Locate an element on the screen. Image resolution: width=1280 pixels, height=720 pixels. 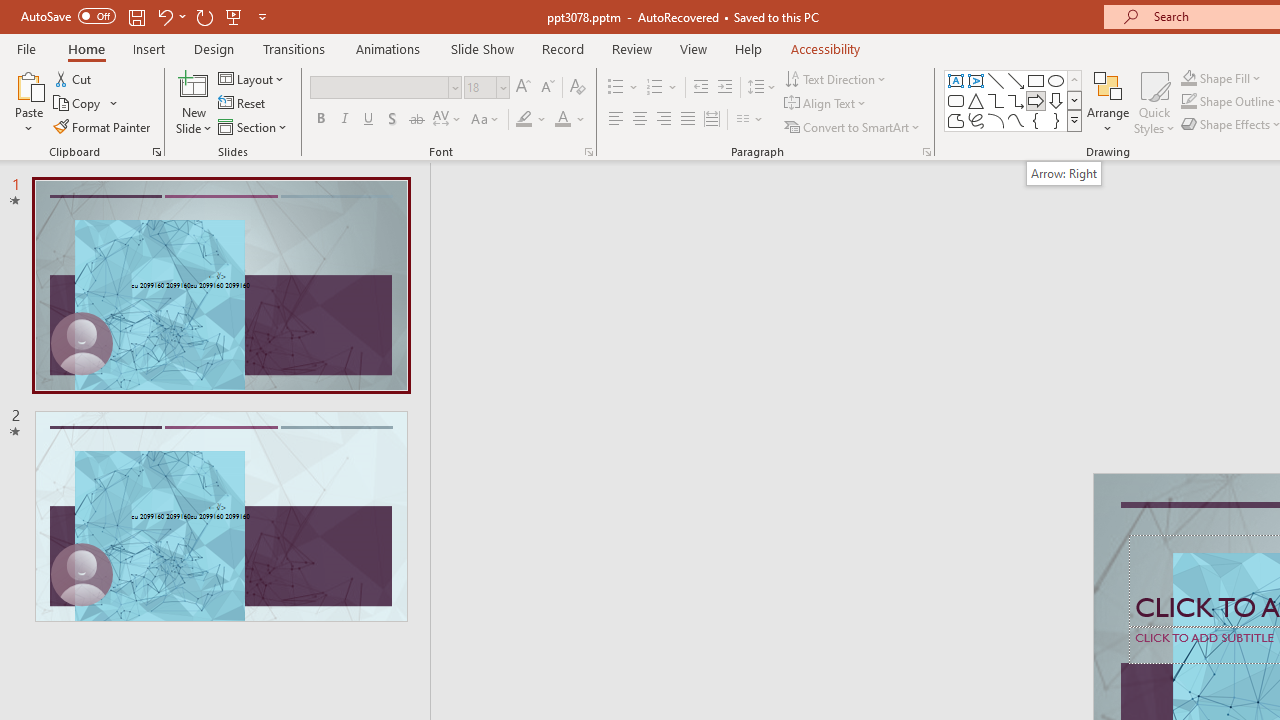
'Font...' is located at coordinates (587, 150).